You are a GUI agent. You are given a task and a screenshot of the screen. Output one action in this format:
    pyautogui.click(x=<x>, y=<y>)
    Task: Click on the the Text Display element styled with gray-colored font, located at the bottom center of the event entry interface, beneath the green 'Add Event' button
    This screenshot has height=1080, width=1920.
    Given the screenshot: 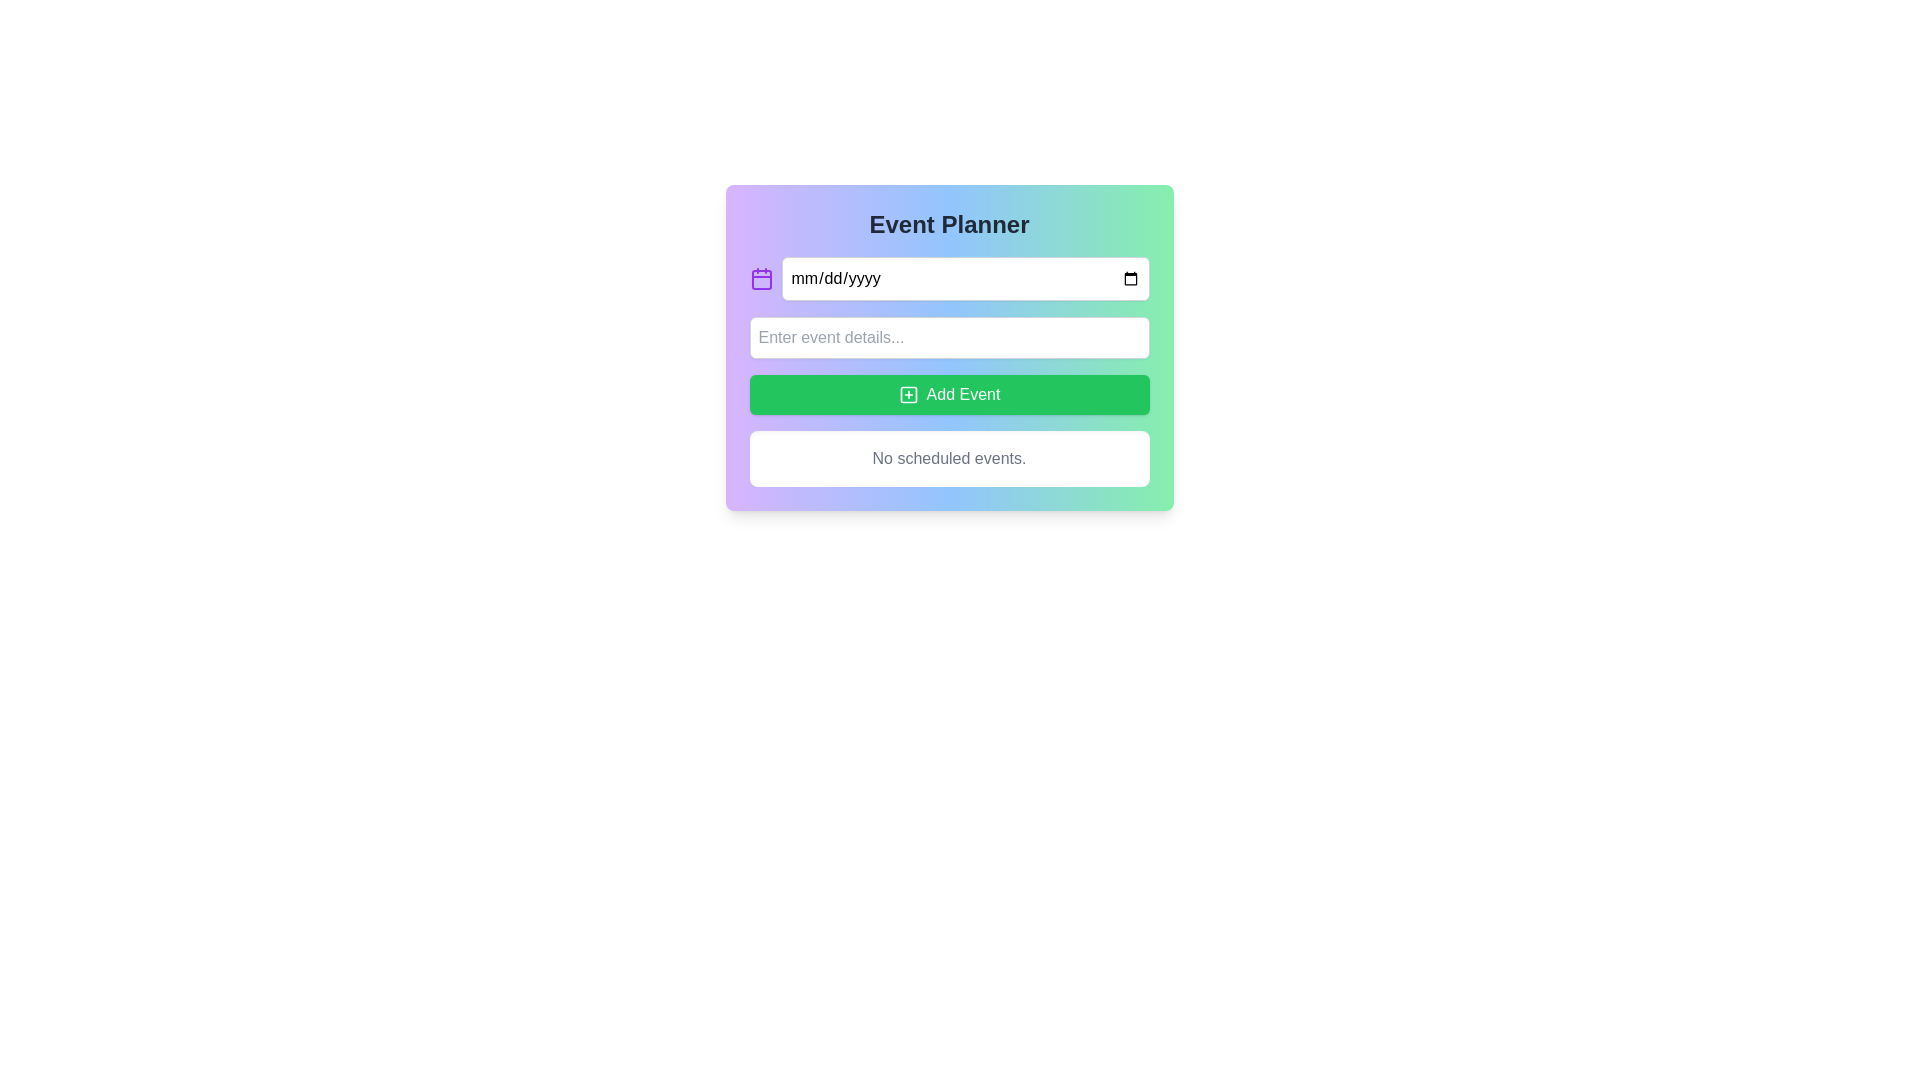 What is the action you would take?
    pyautogui.click(x=948, y=459)
    